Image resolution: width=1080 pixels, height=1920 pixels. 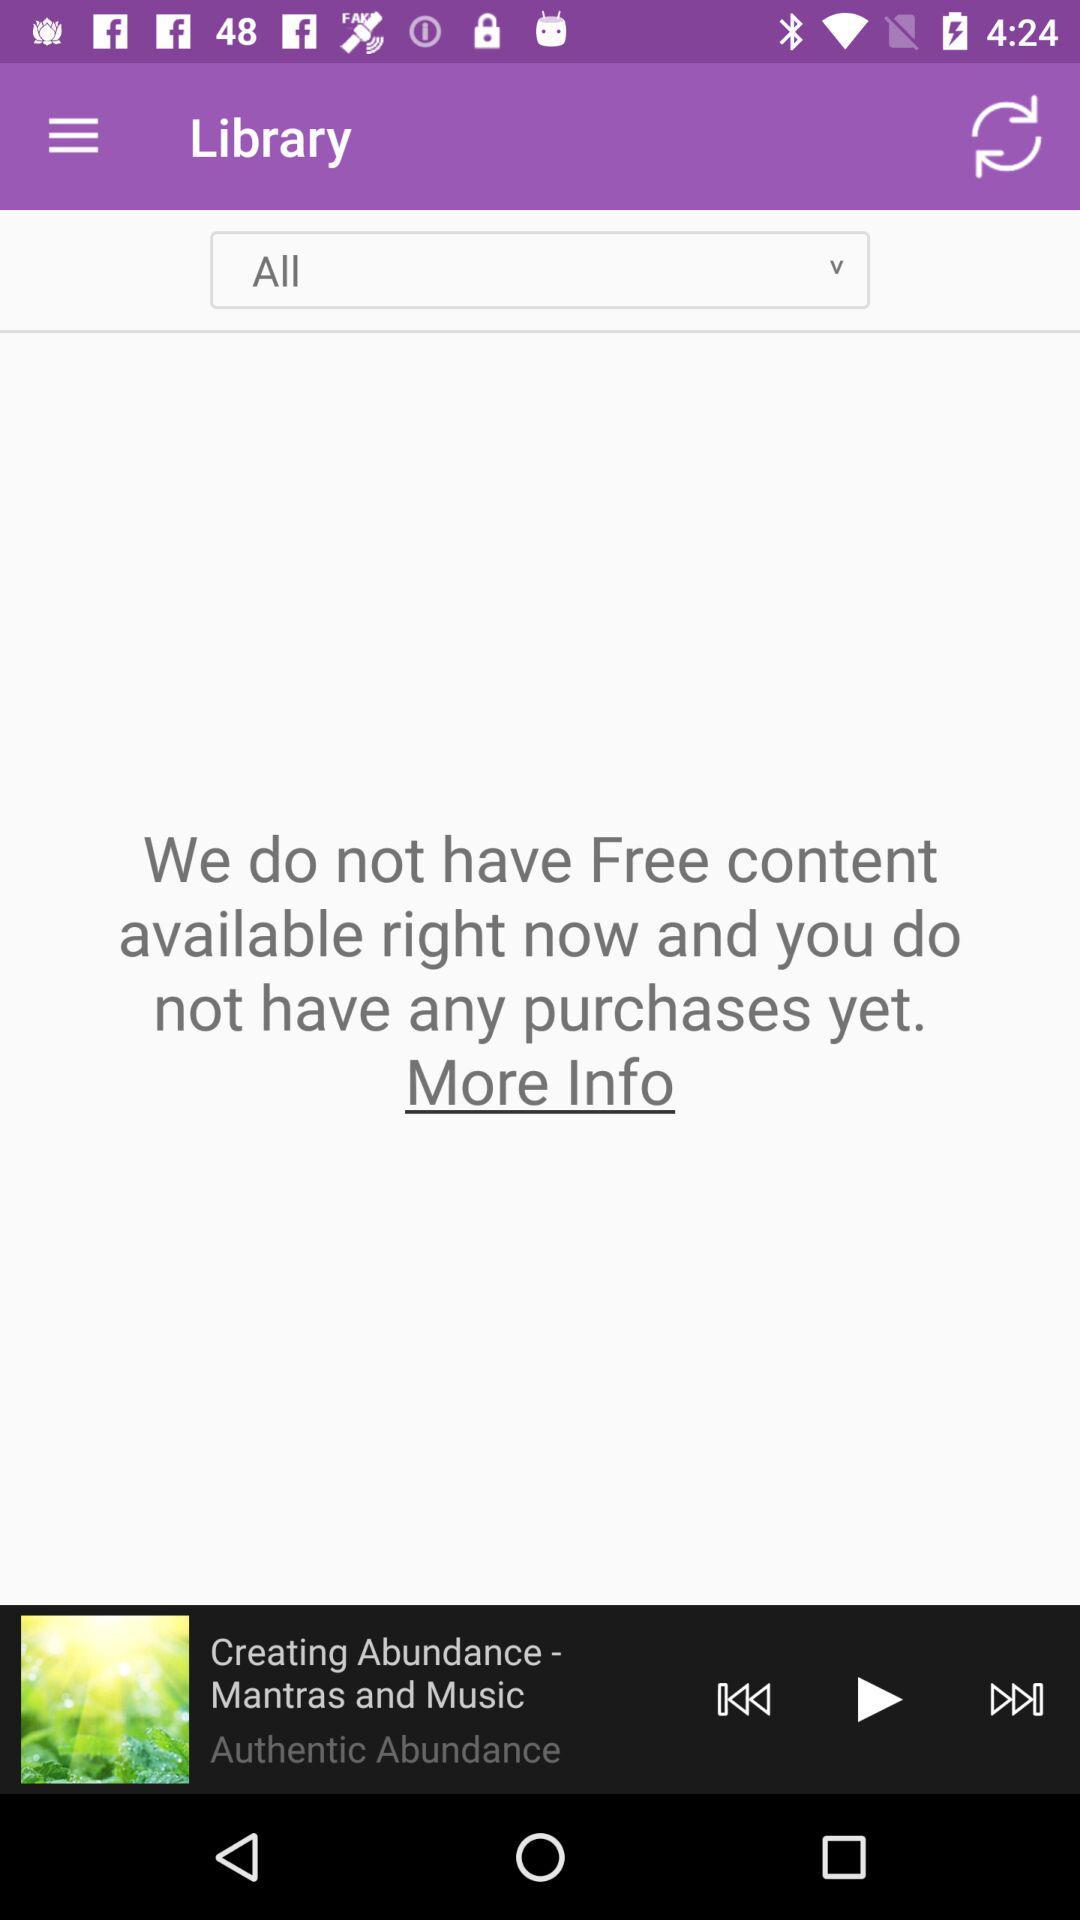 What do you see at coordinates (1006, 135) in the screenshot?
I see `icon to the right of library item` at bounding box center [1006, 135].